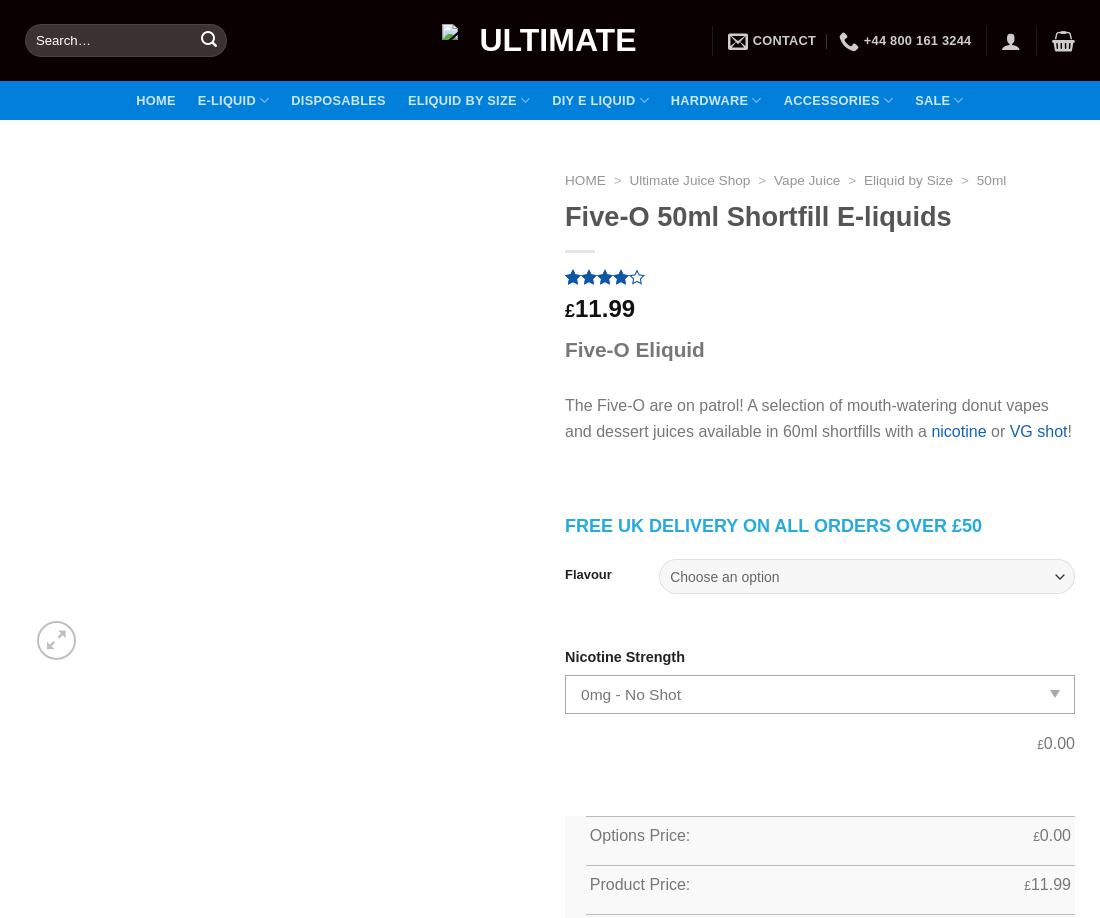  I want to click on 'Vape Juice', so click(806, 180).